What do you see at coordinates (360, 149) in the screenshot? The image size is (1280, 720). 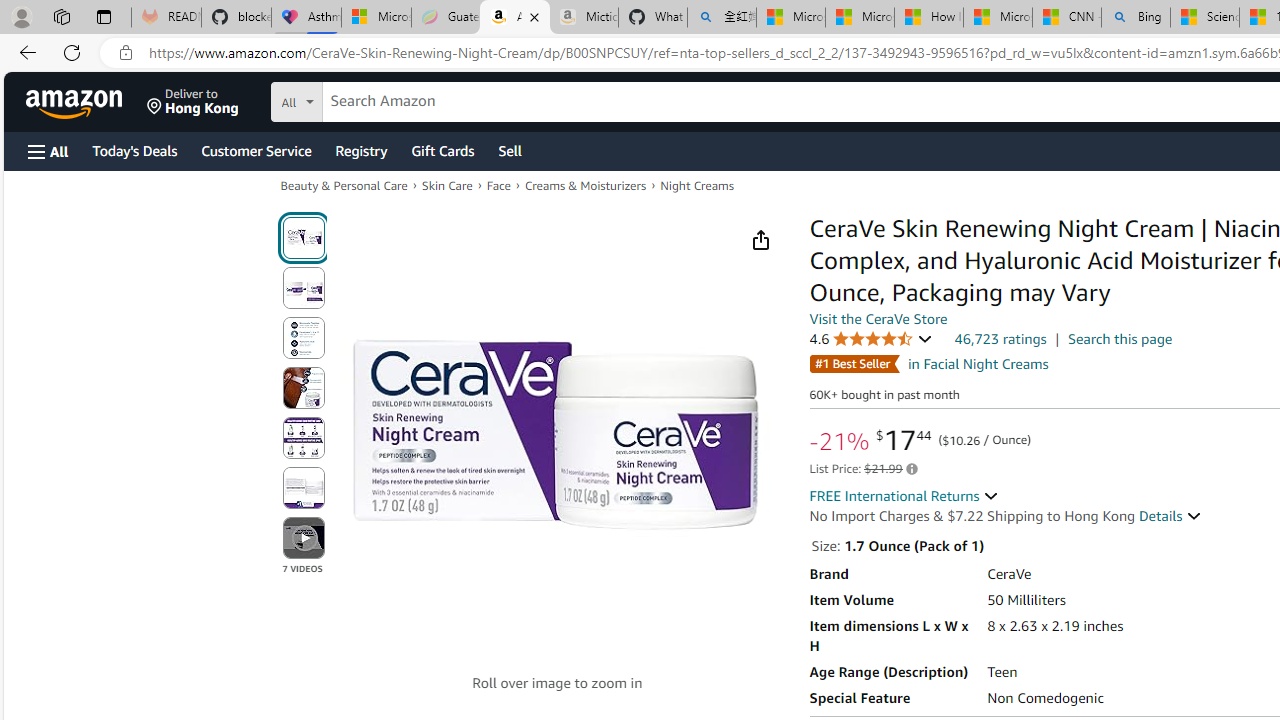 I see `'Registry'` at bounding box center [360, 149].